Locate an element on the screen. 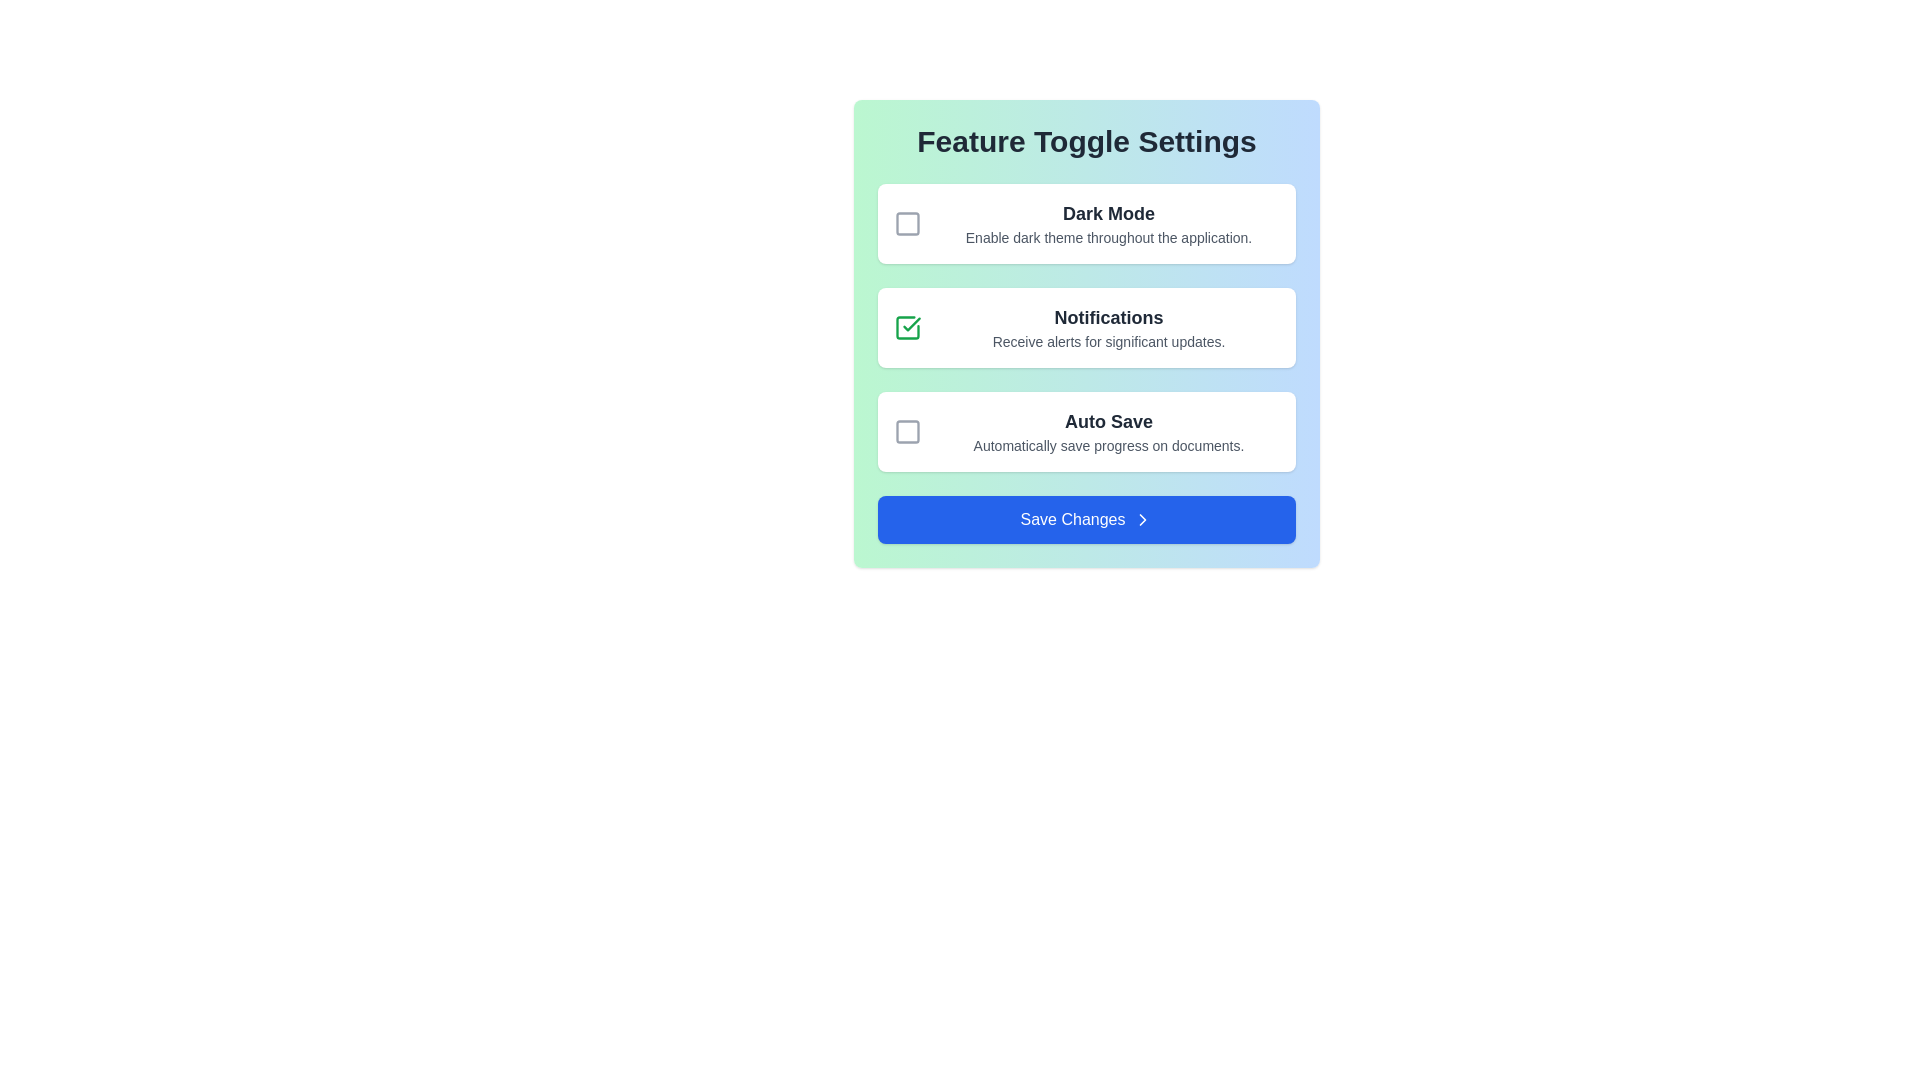  the 'Notifications' text label that describes the corresponding checkbox option for enabling or disabling notifications in the settings dialog is located at coordinates (1107, 316).